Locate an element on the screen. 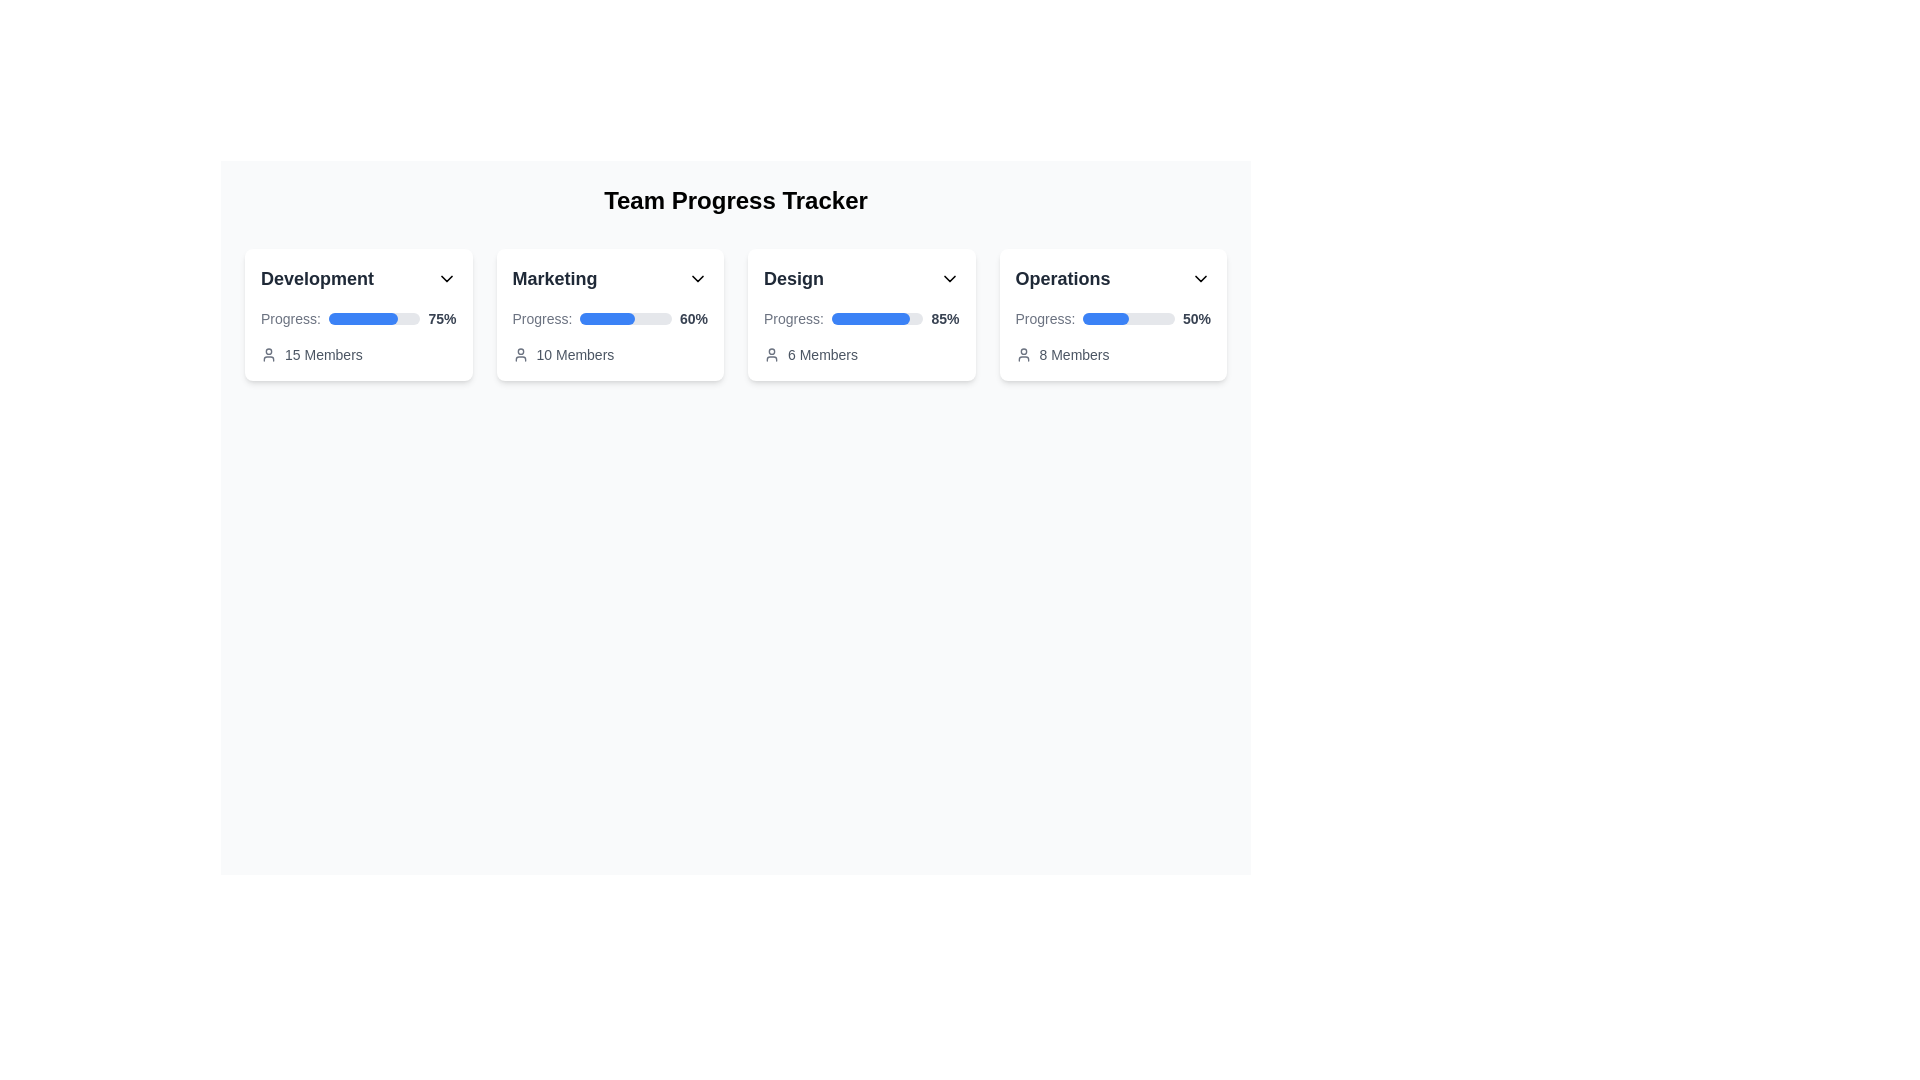 The height and width of the screenshot is (1080, 1920). text displaying '60%' in bold style located next to the progress bar in the 'Marketing' card under the 'Team Progress Tracker' heading is located at coordinates (693, 318).